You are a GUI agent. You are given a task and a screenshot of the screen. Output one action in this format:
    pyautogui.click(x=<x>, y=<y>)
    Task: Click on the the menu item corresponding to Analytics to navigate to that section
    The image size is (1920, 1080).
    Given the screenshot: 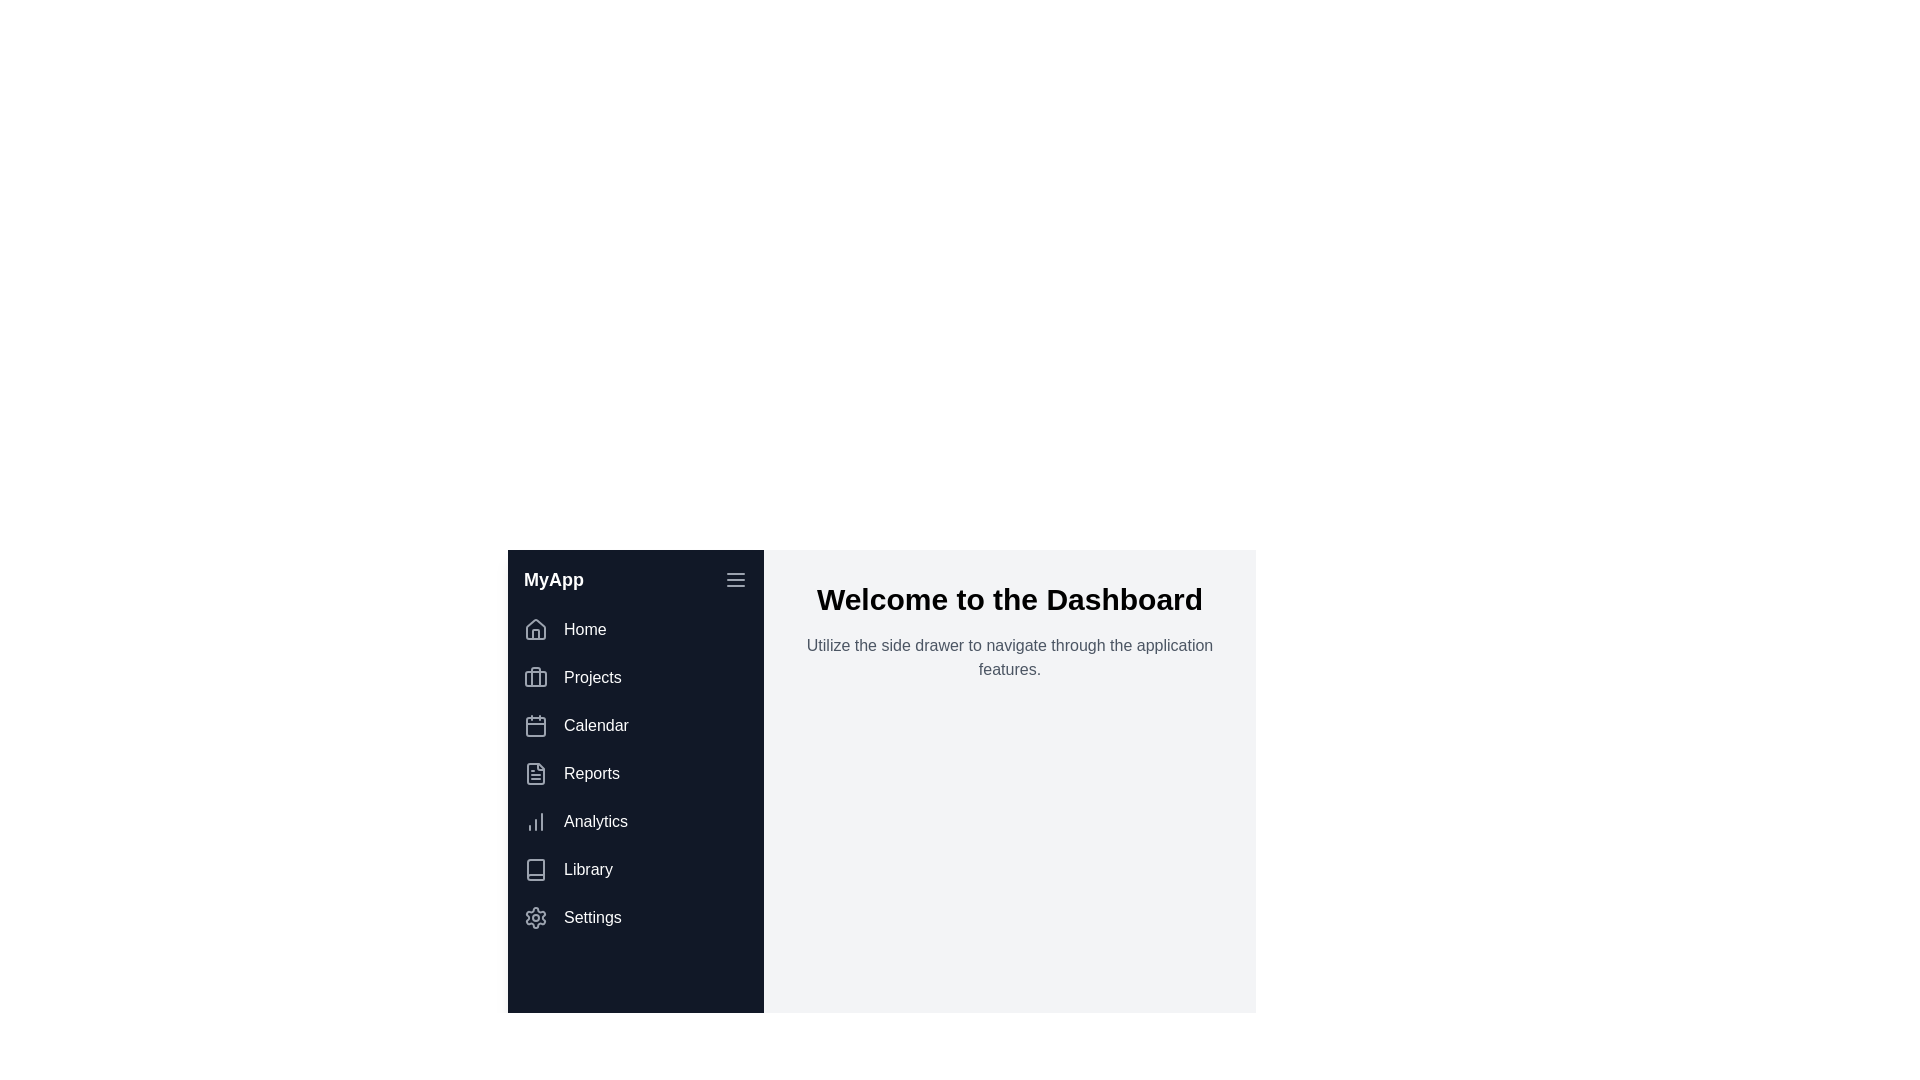 What is the action you would take?
    pyautogui.click(x=634, y=821)
    